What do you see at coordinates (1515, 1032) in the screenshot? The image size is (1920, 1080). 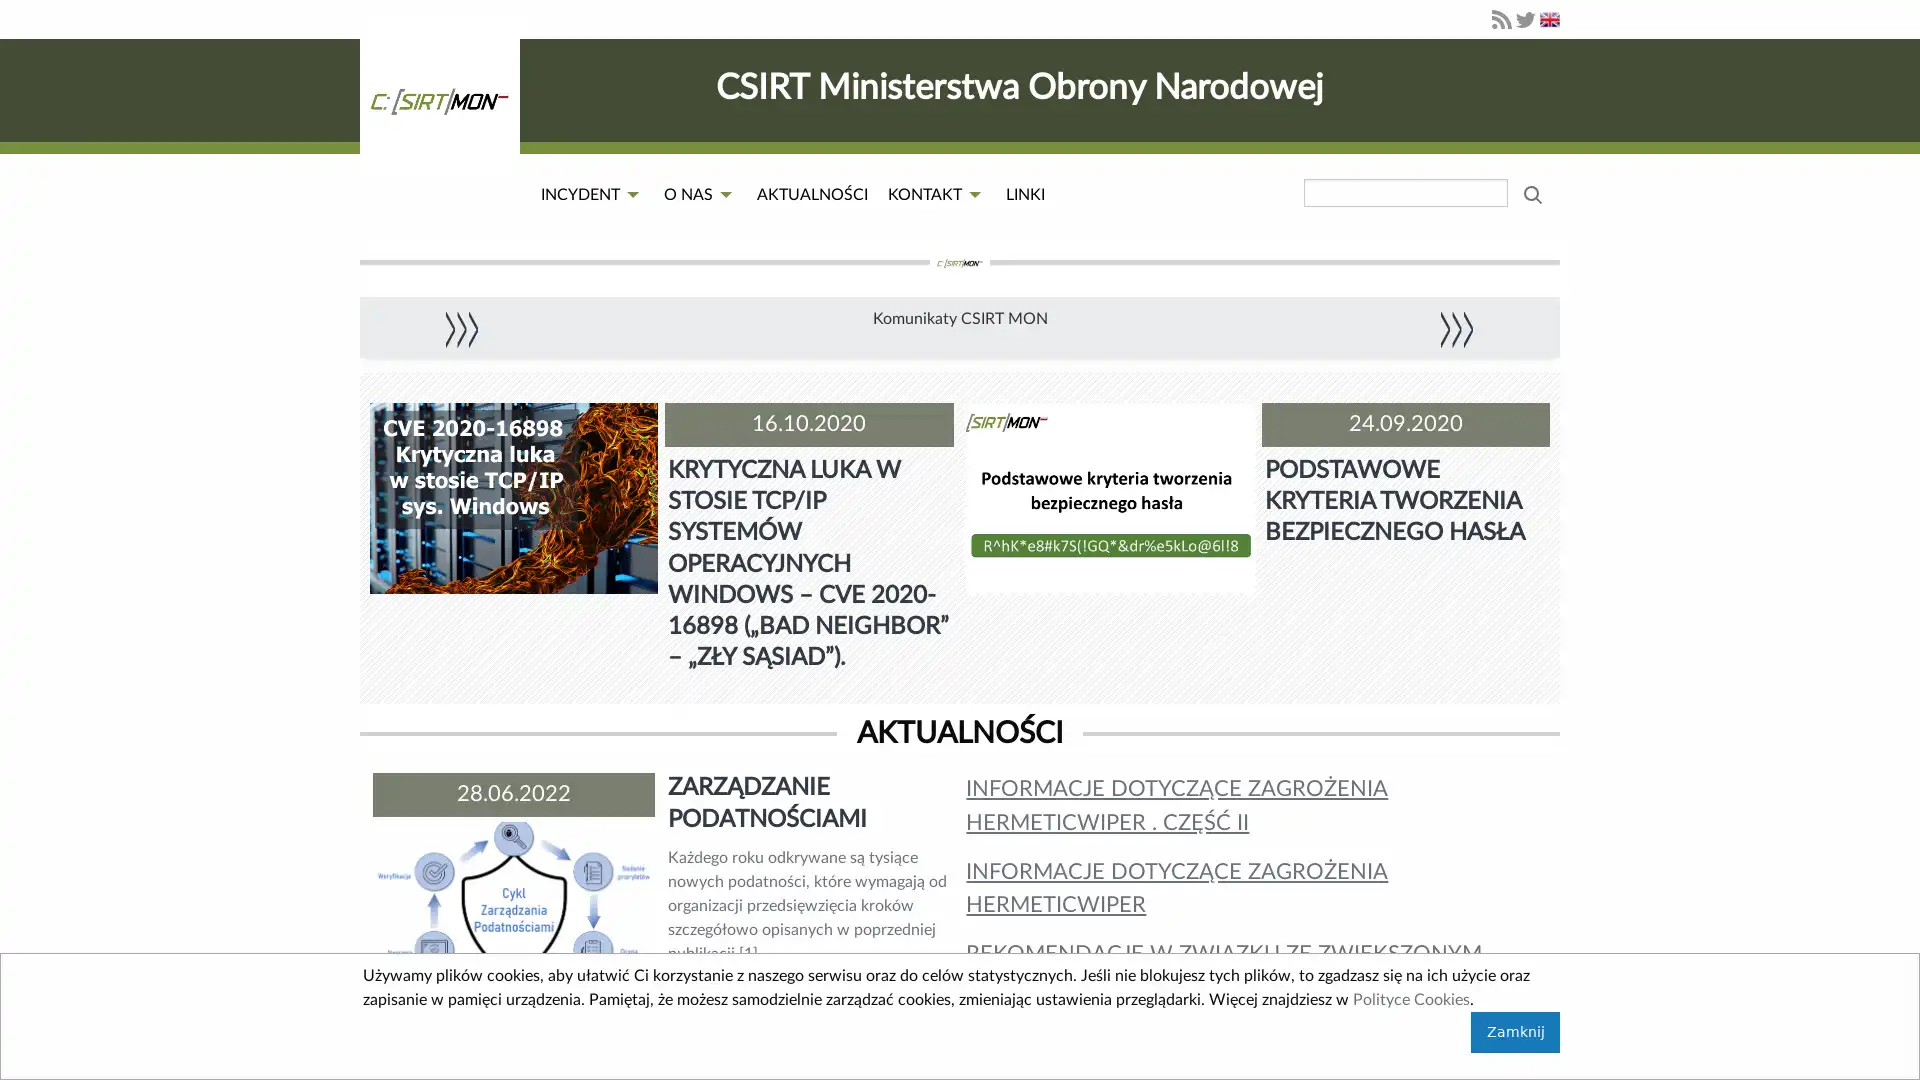 I see `Zamknij` at bounding box center [1515, 1032].